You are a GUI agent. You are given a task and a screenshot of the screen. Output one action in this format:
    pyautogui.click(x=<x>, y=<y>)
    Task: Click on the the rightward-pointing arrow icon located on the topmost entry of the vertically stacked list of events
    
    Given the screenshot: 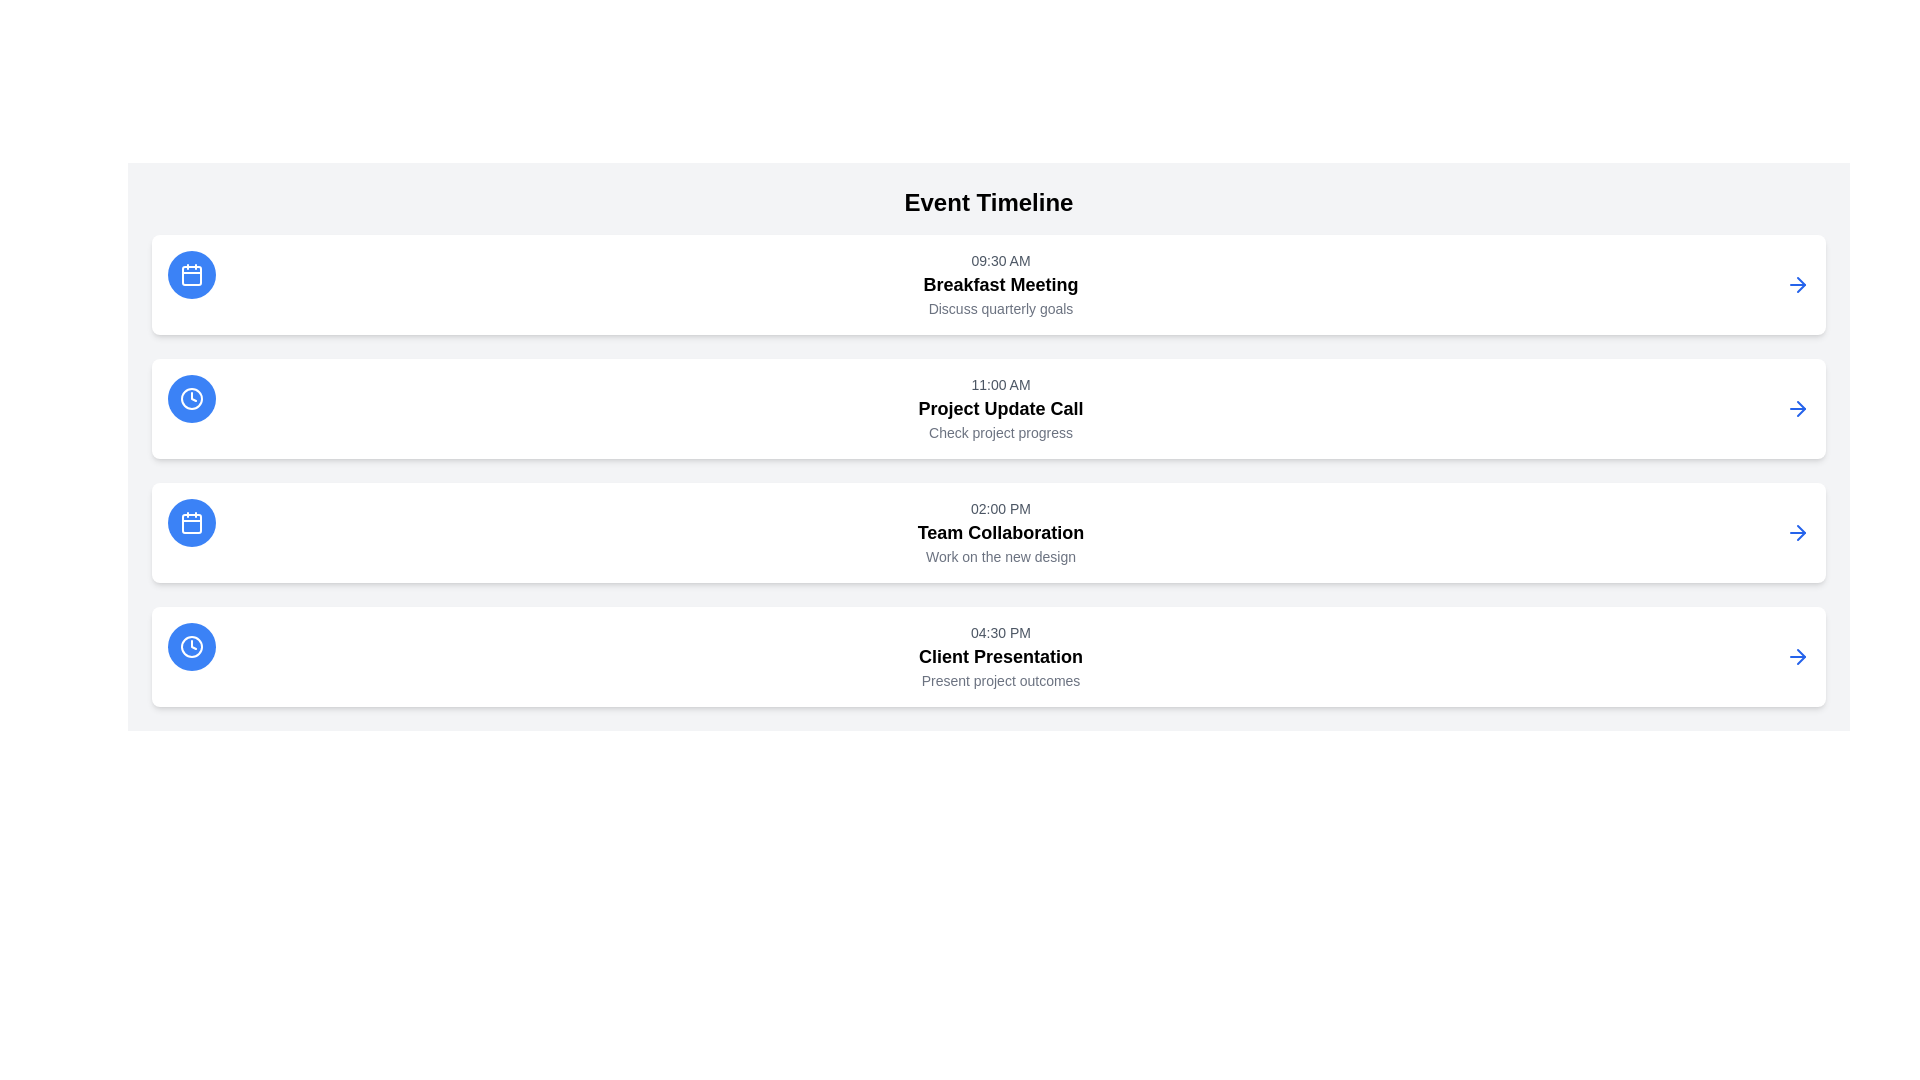 What is the action you would take?
    pyautogui.click(x=1798, y=285)
    